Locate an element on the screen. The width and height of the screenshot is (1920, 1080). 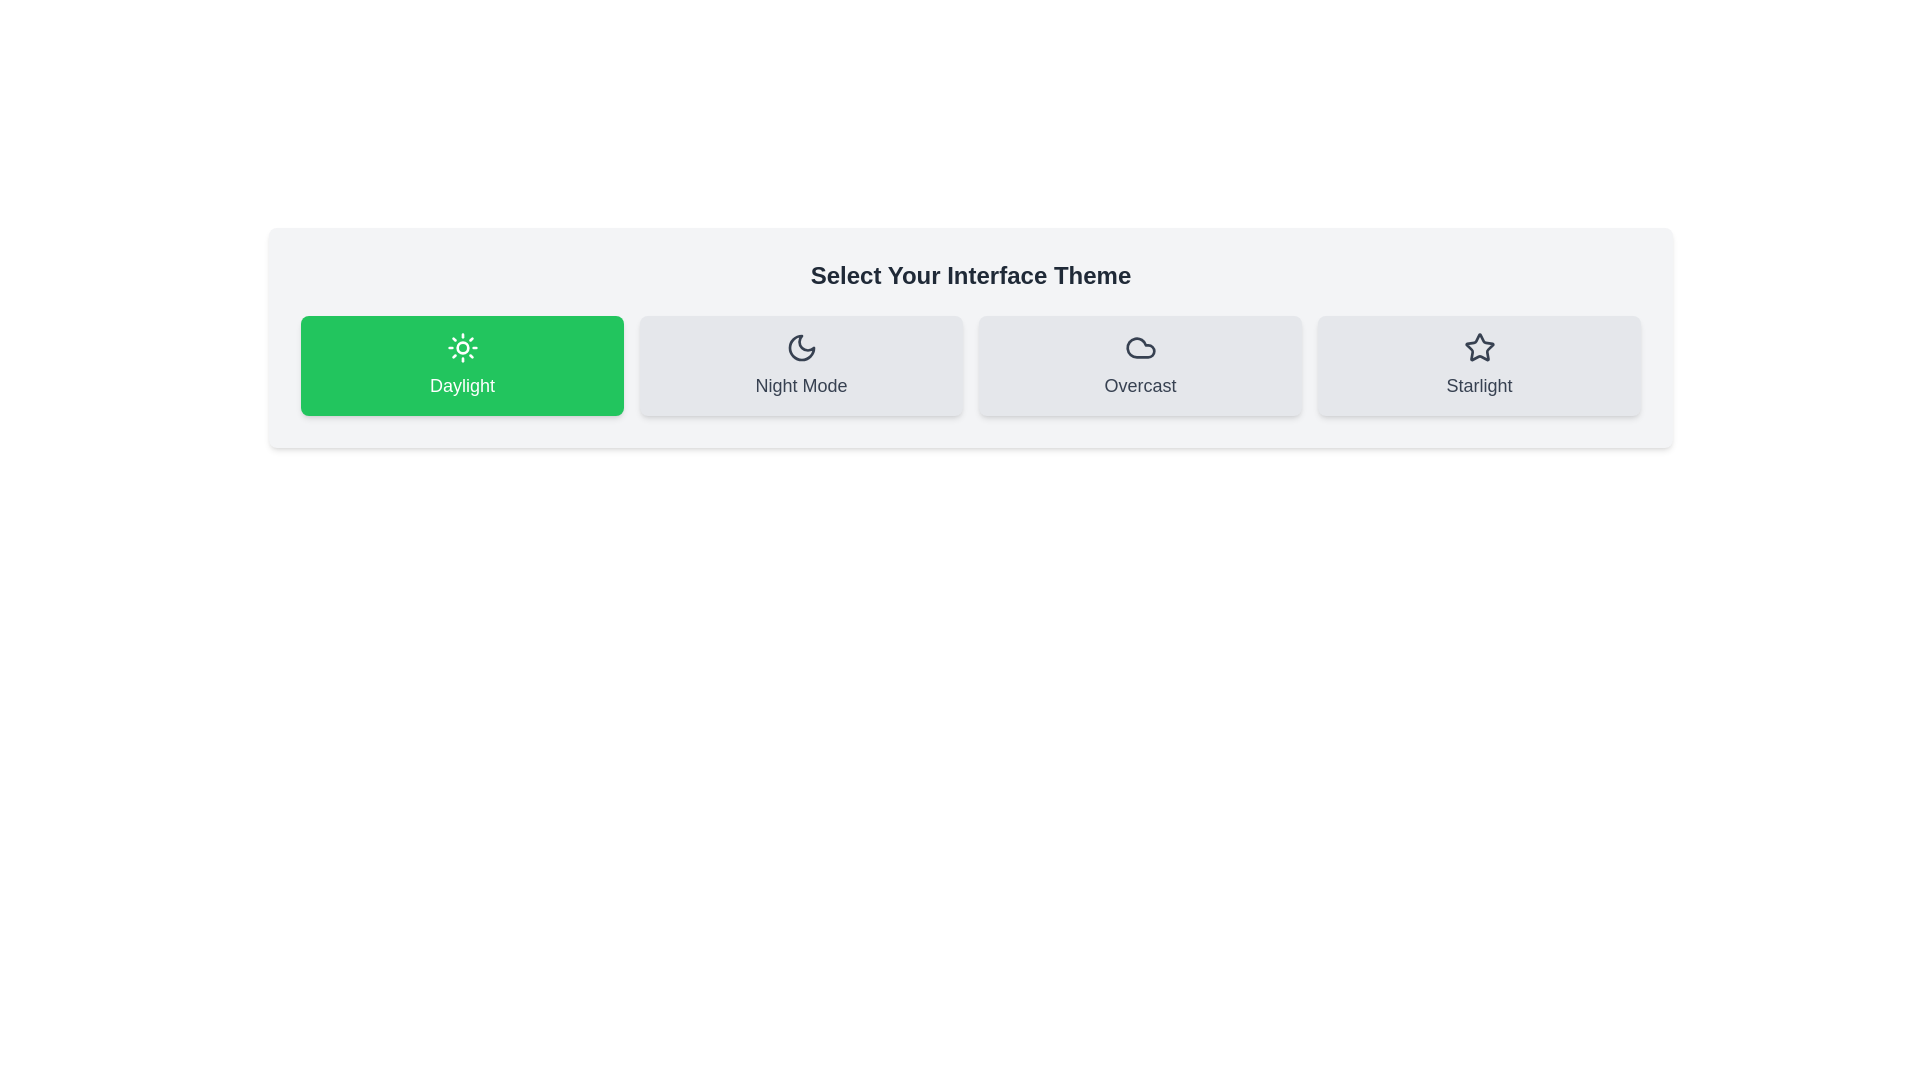
the theme by clicking on the Daylight button is located at coordinates (461, 366).